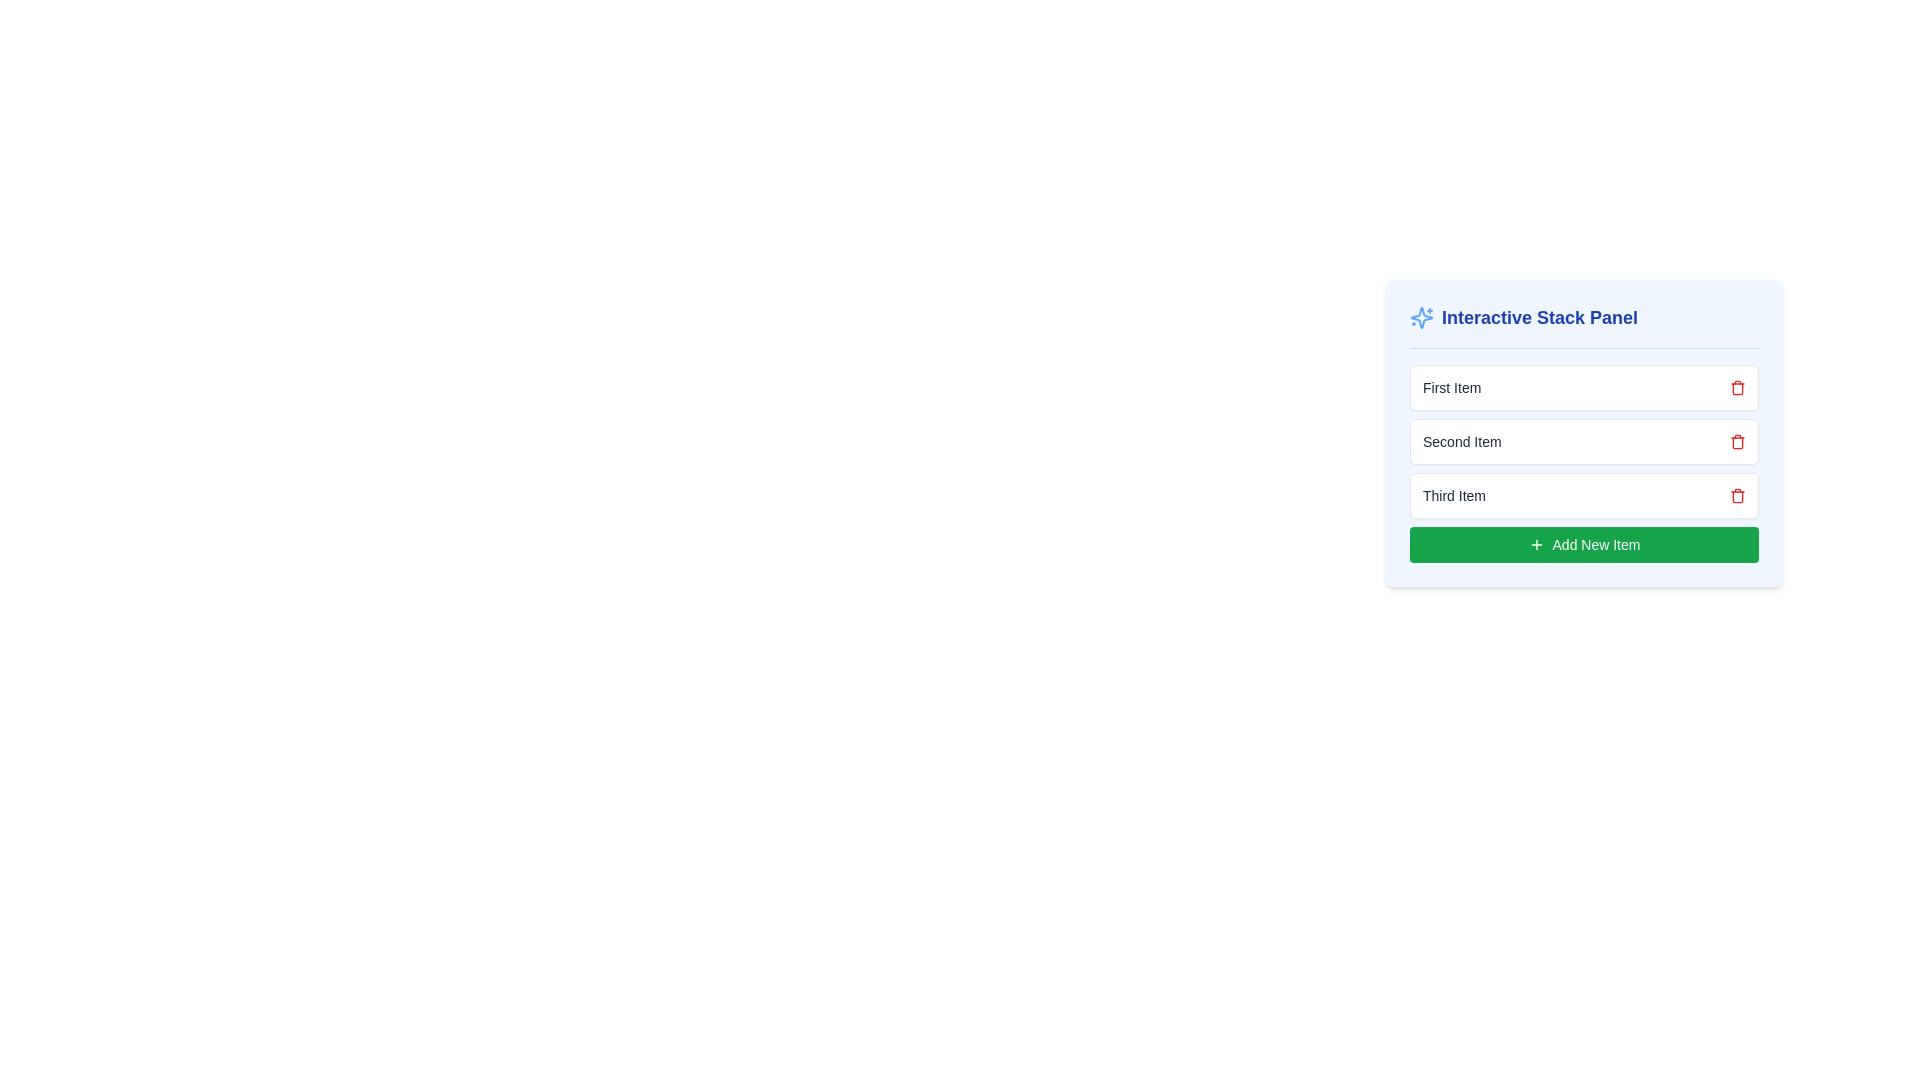 The image size is (1920, 1080). What do you see at coordinates (1736, 495) in the screenshot?
I see `the delete button icon located in the 'Third Item' row to trigger the tooltip indicating its functionality` at bounding box center [1736, 495].